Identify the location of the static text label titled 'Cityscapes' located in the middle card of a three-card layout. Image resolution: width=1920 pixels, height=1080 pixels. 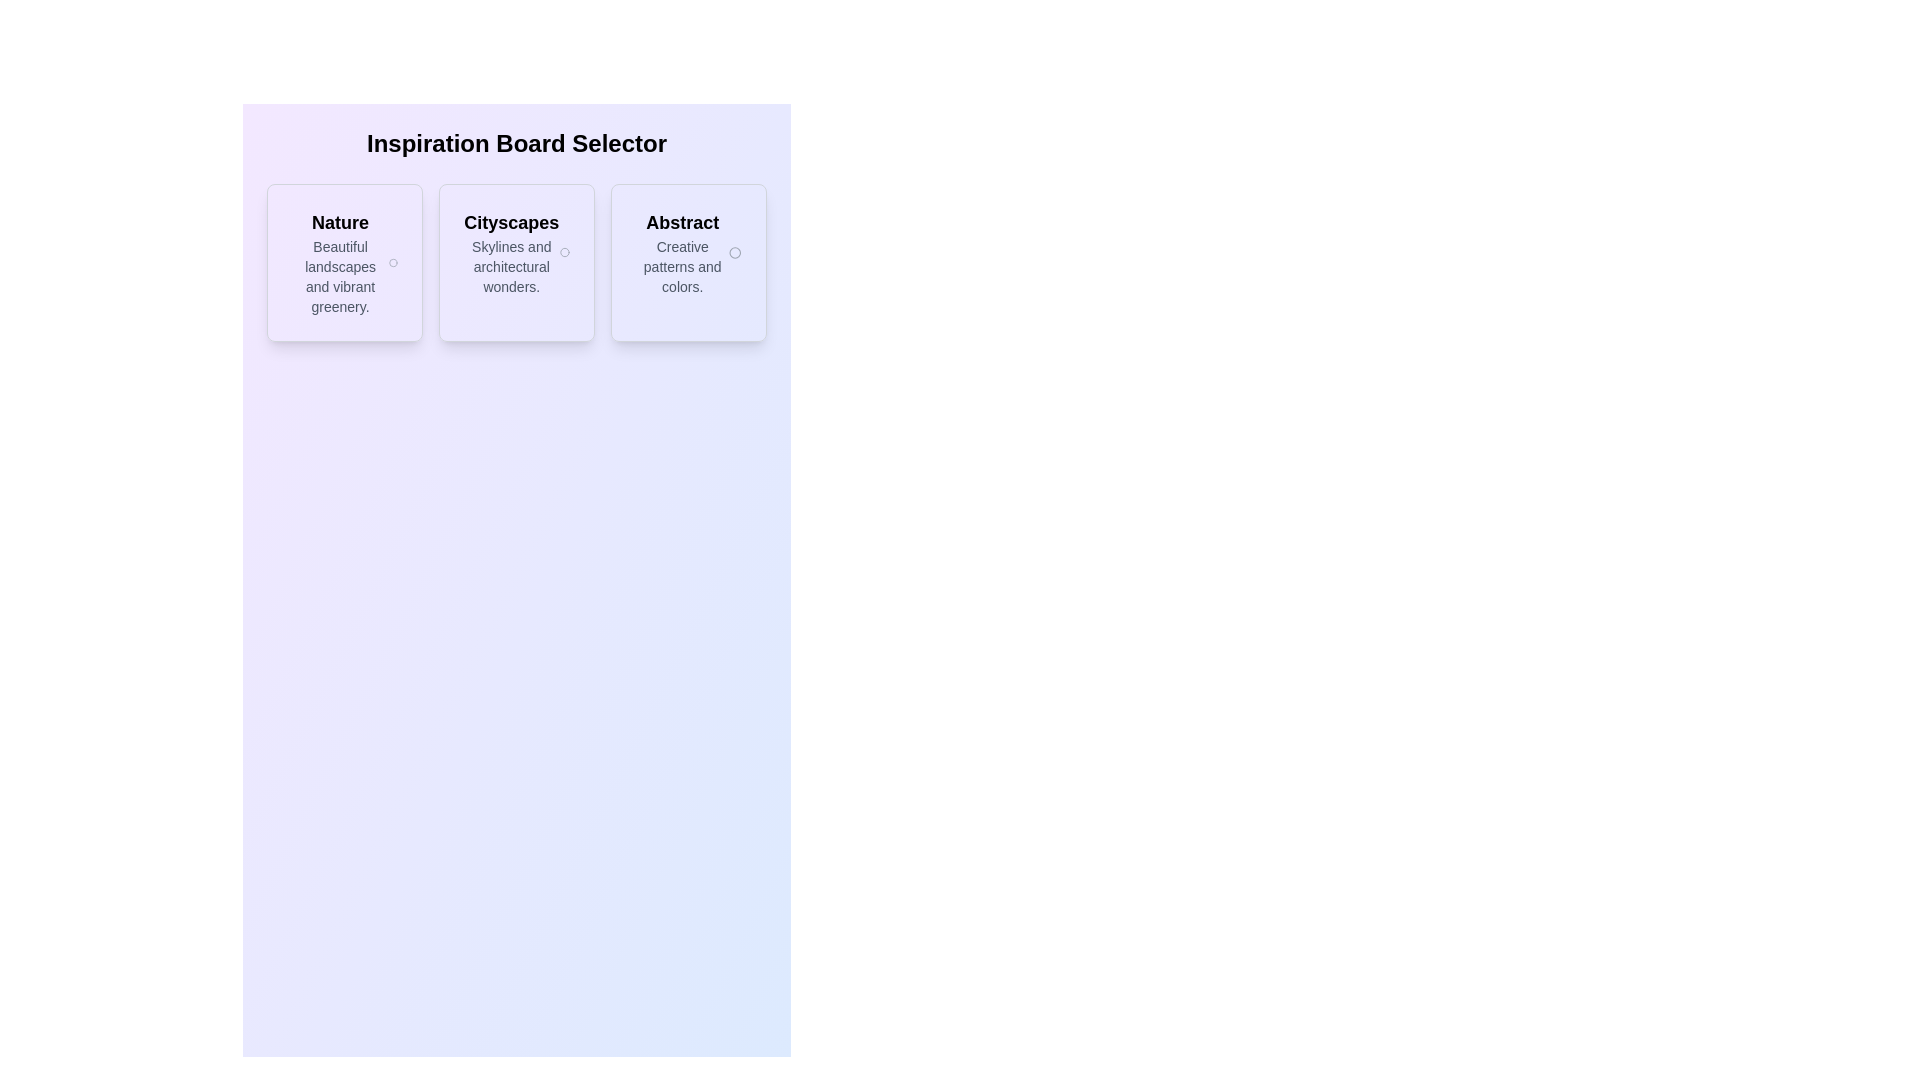
(511, 223).